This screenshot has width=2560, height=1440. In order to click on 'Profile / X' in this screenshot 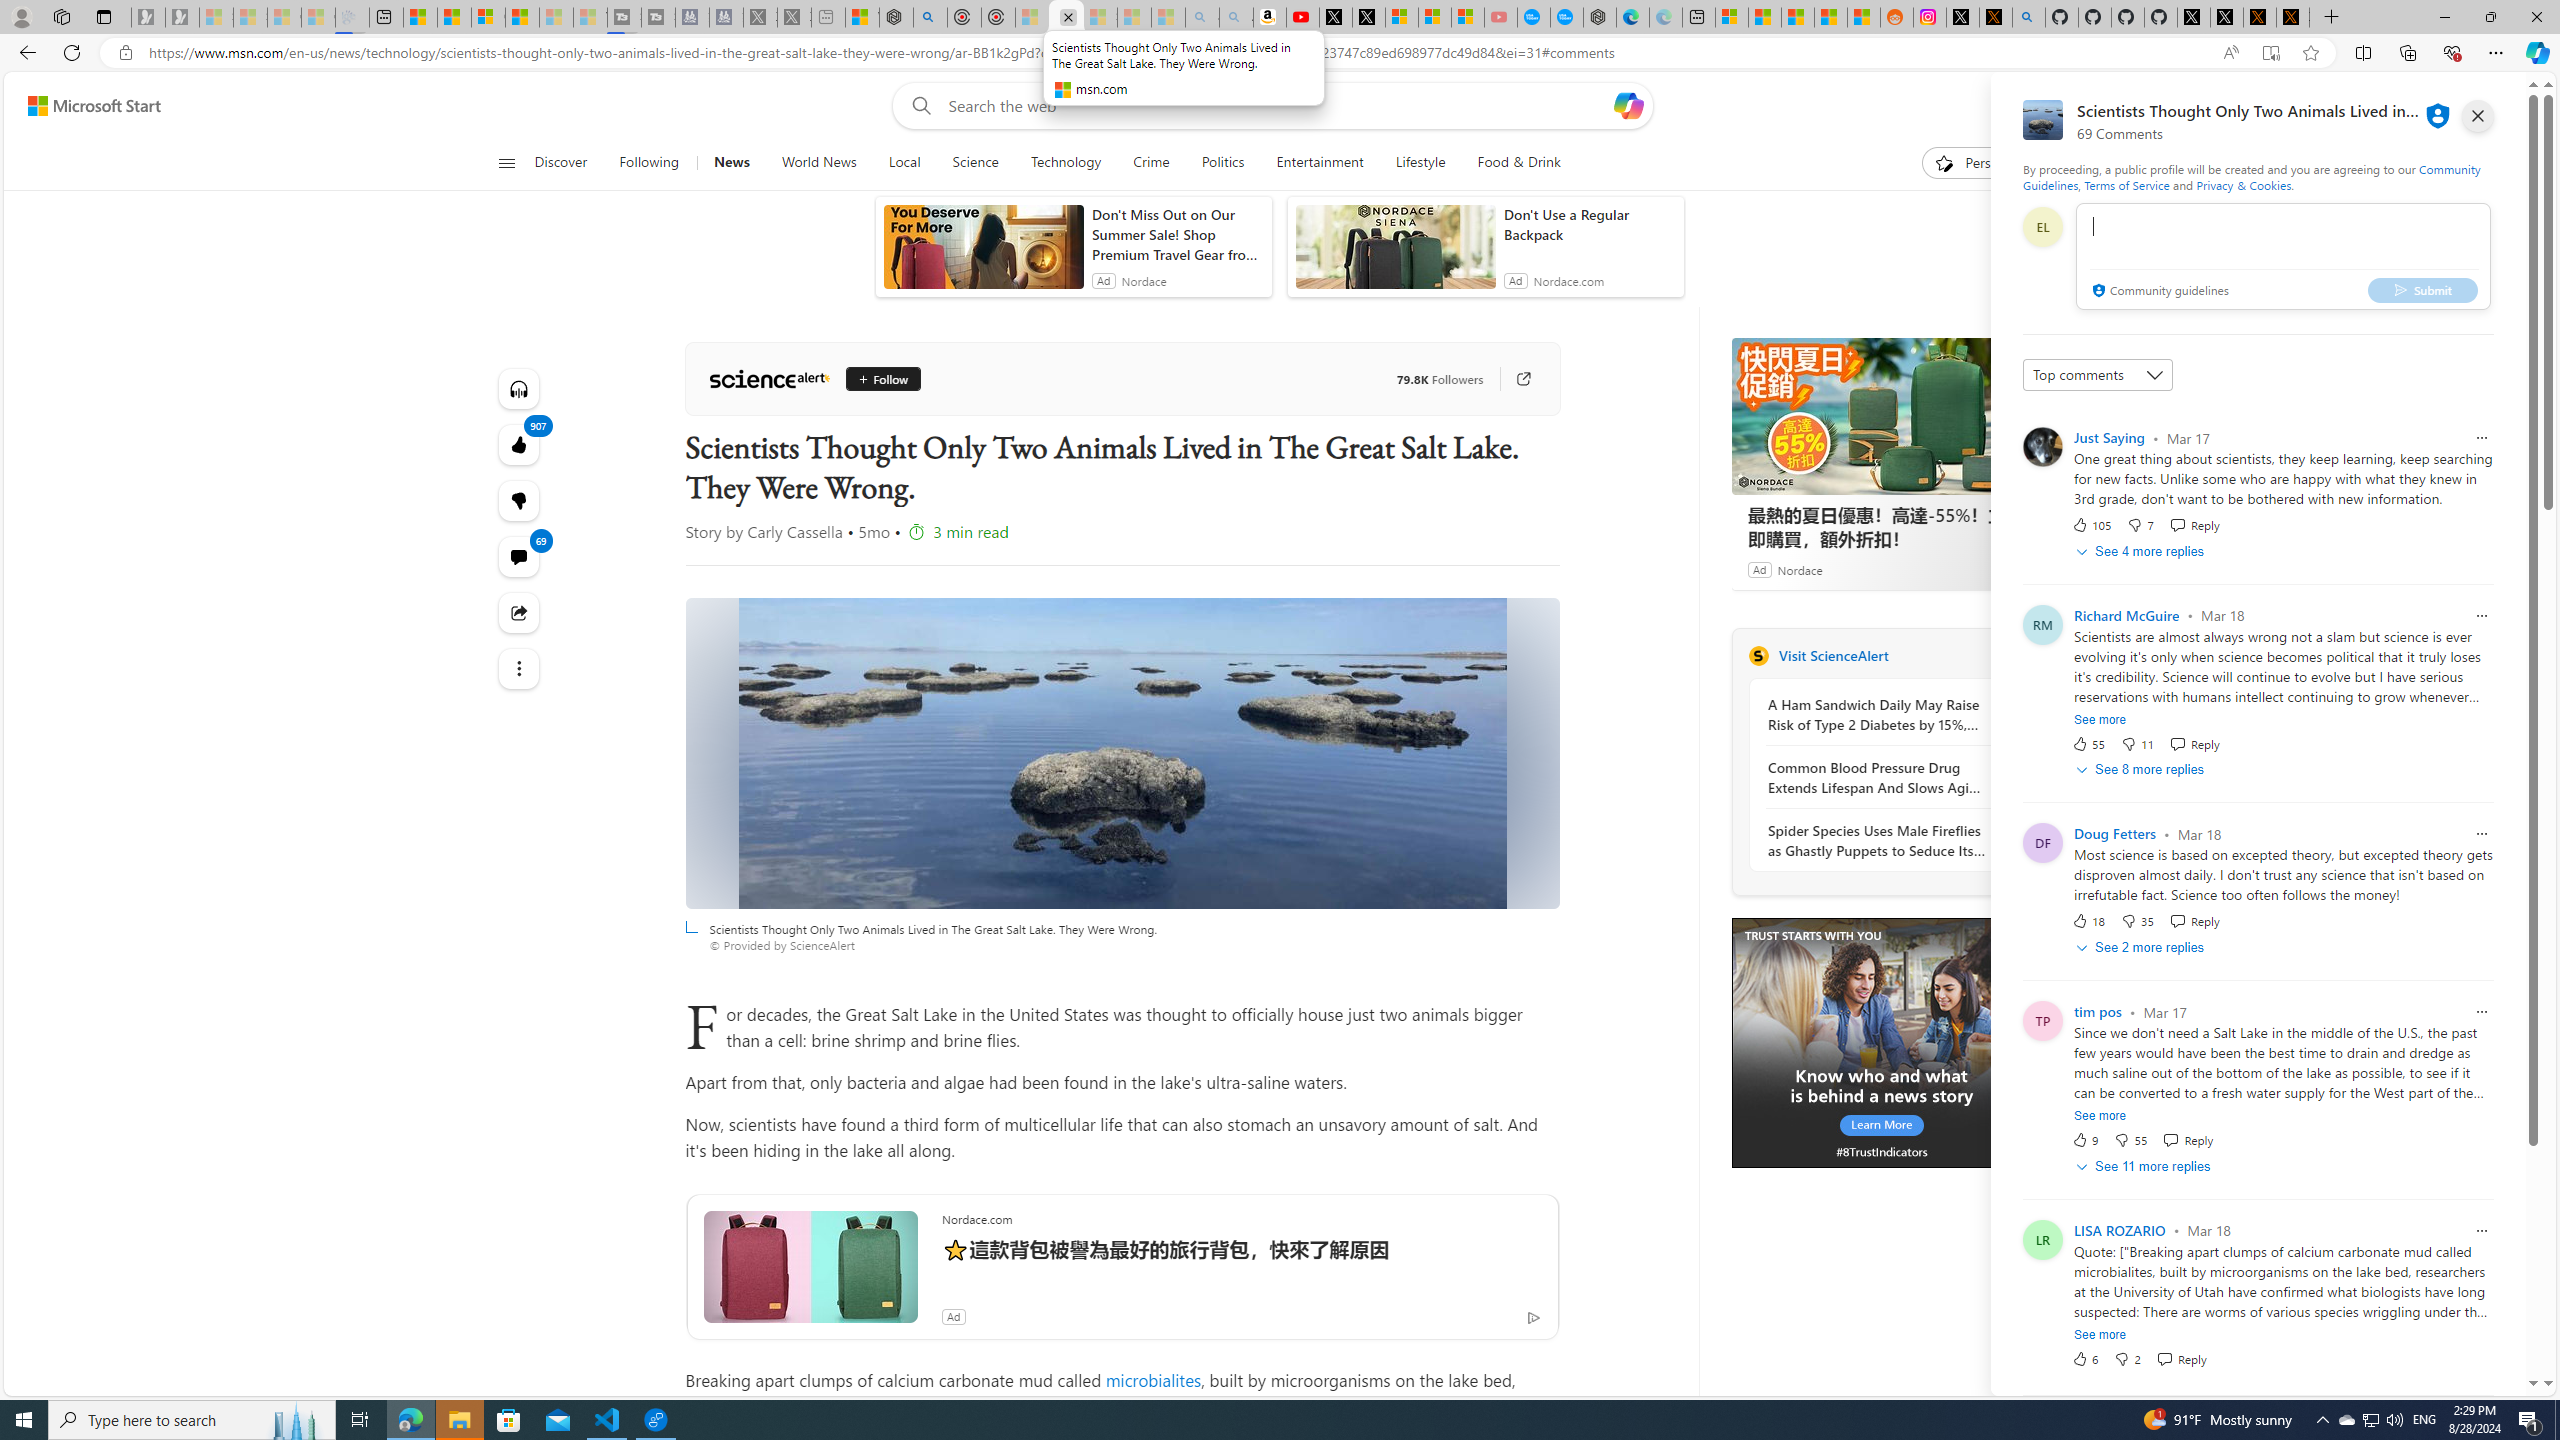, I will do `click(2193, 16)`.